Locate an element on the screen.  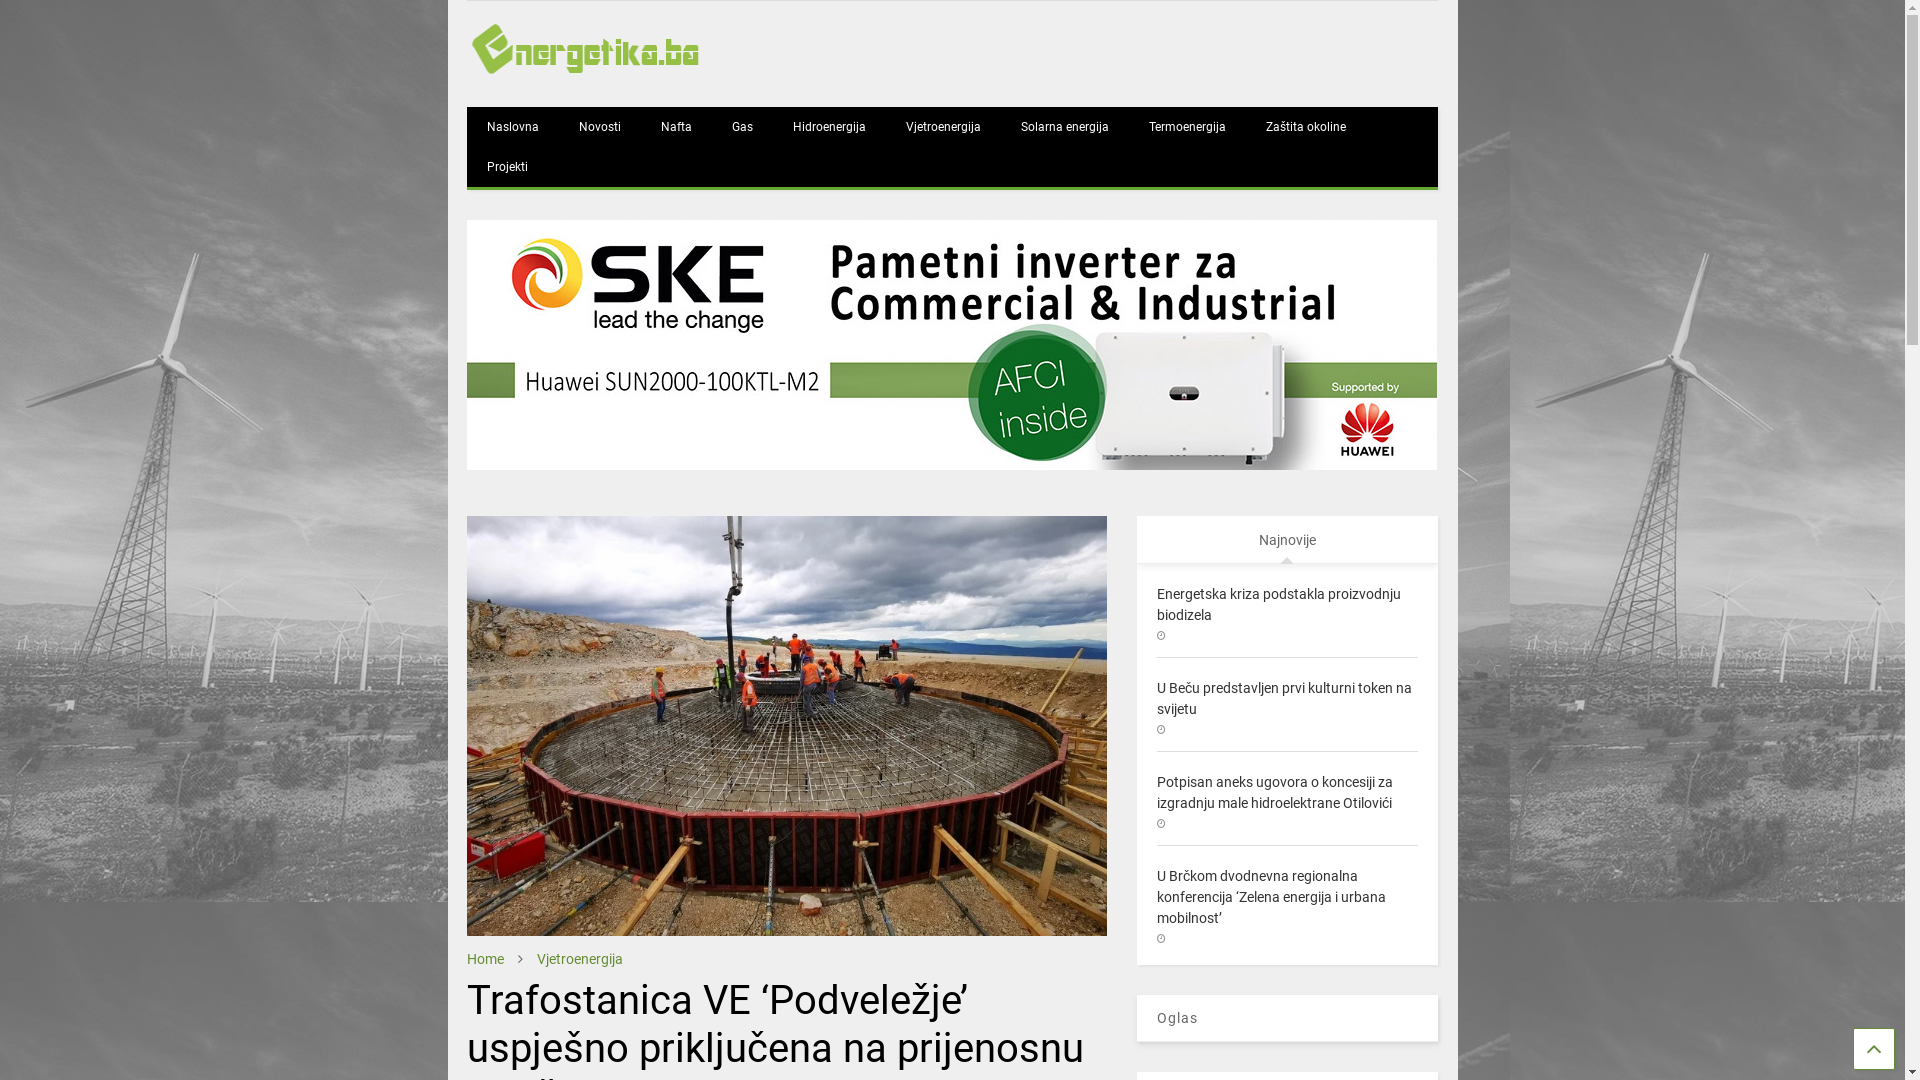
'Novosti' is located at coordinates (599, 127).